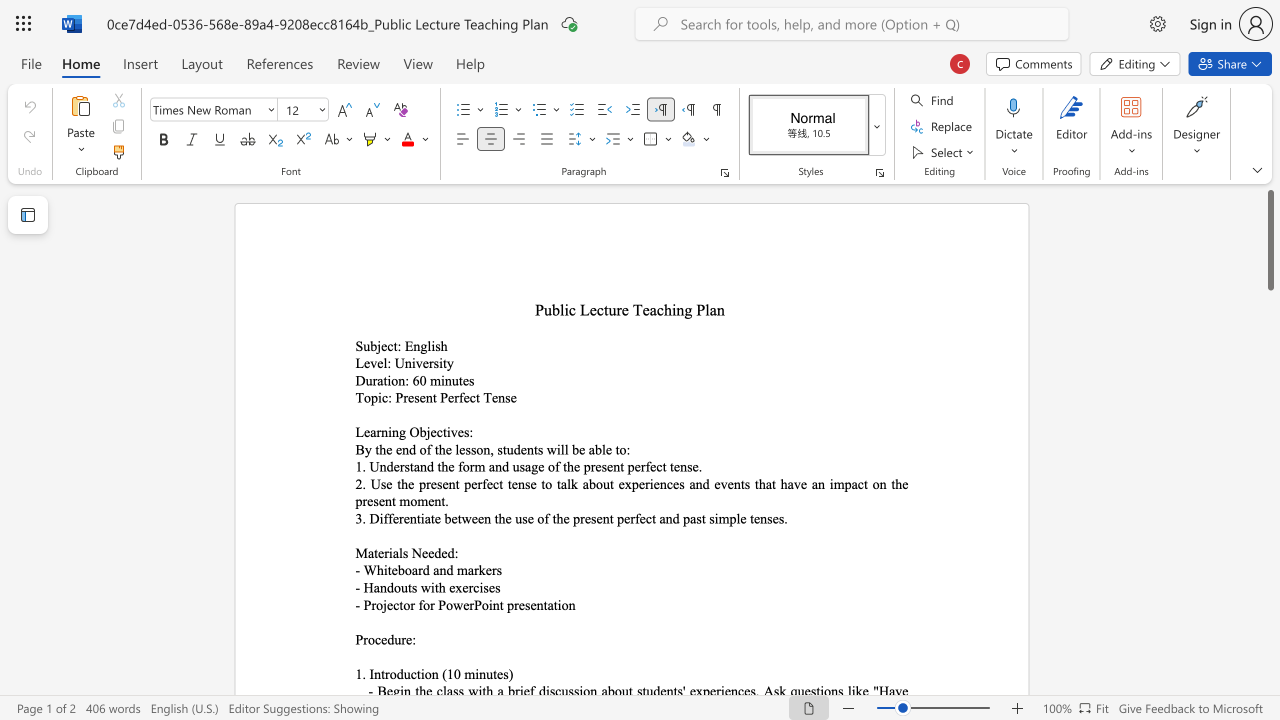 The width and height of the screenshot is (1280, 720). What do you see at coordinates (399, 363) in the screenshot?
I see `the 1th character "U" in the text` at bounding box center [399, 363].